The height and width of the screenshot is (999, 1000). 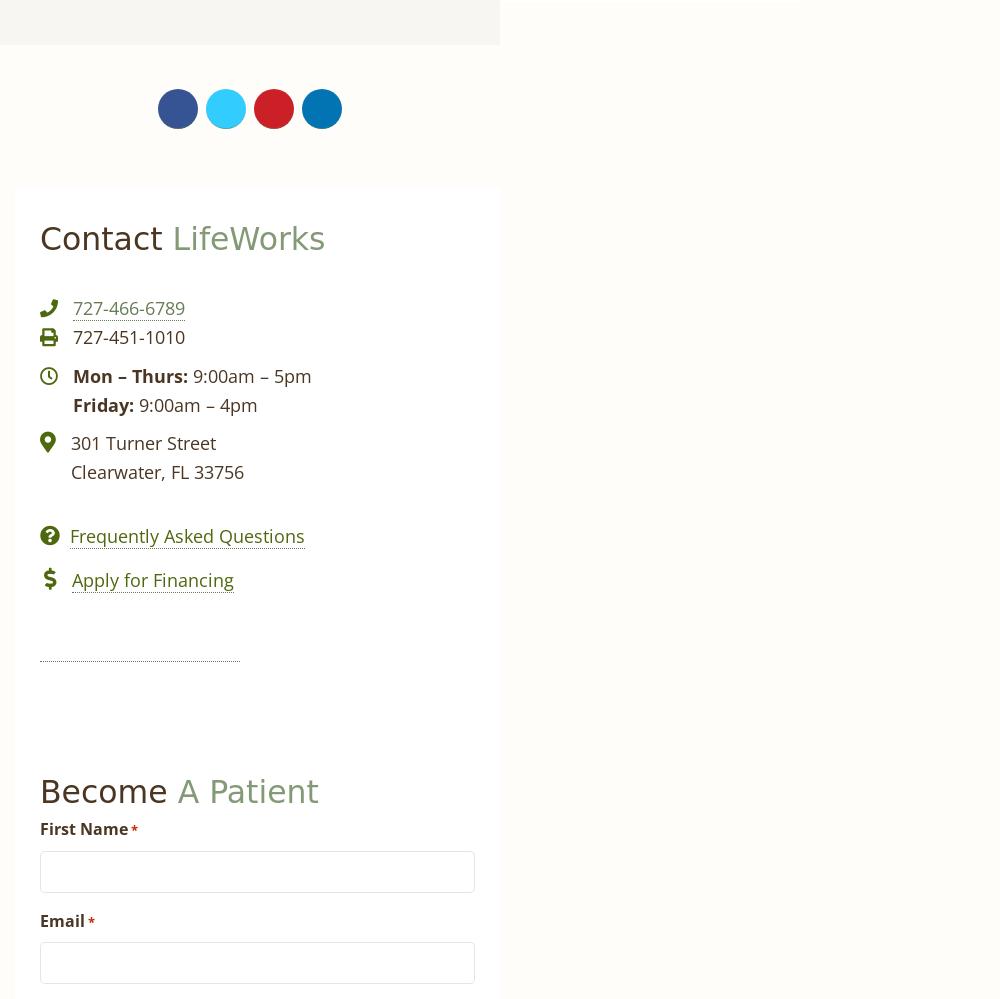 I want to click on '9:00am – 4pm', so click(x=195, y=402).